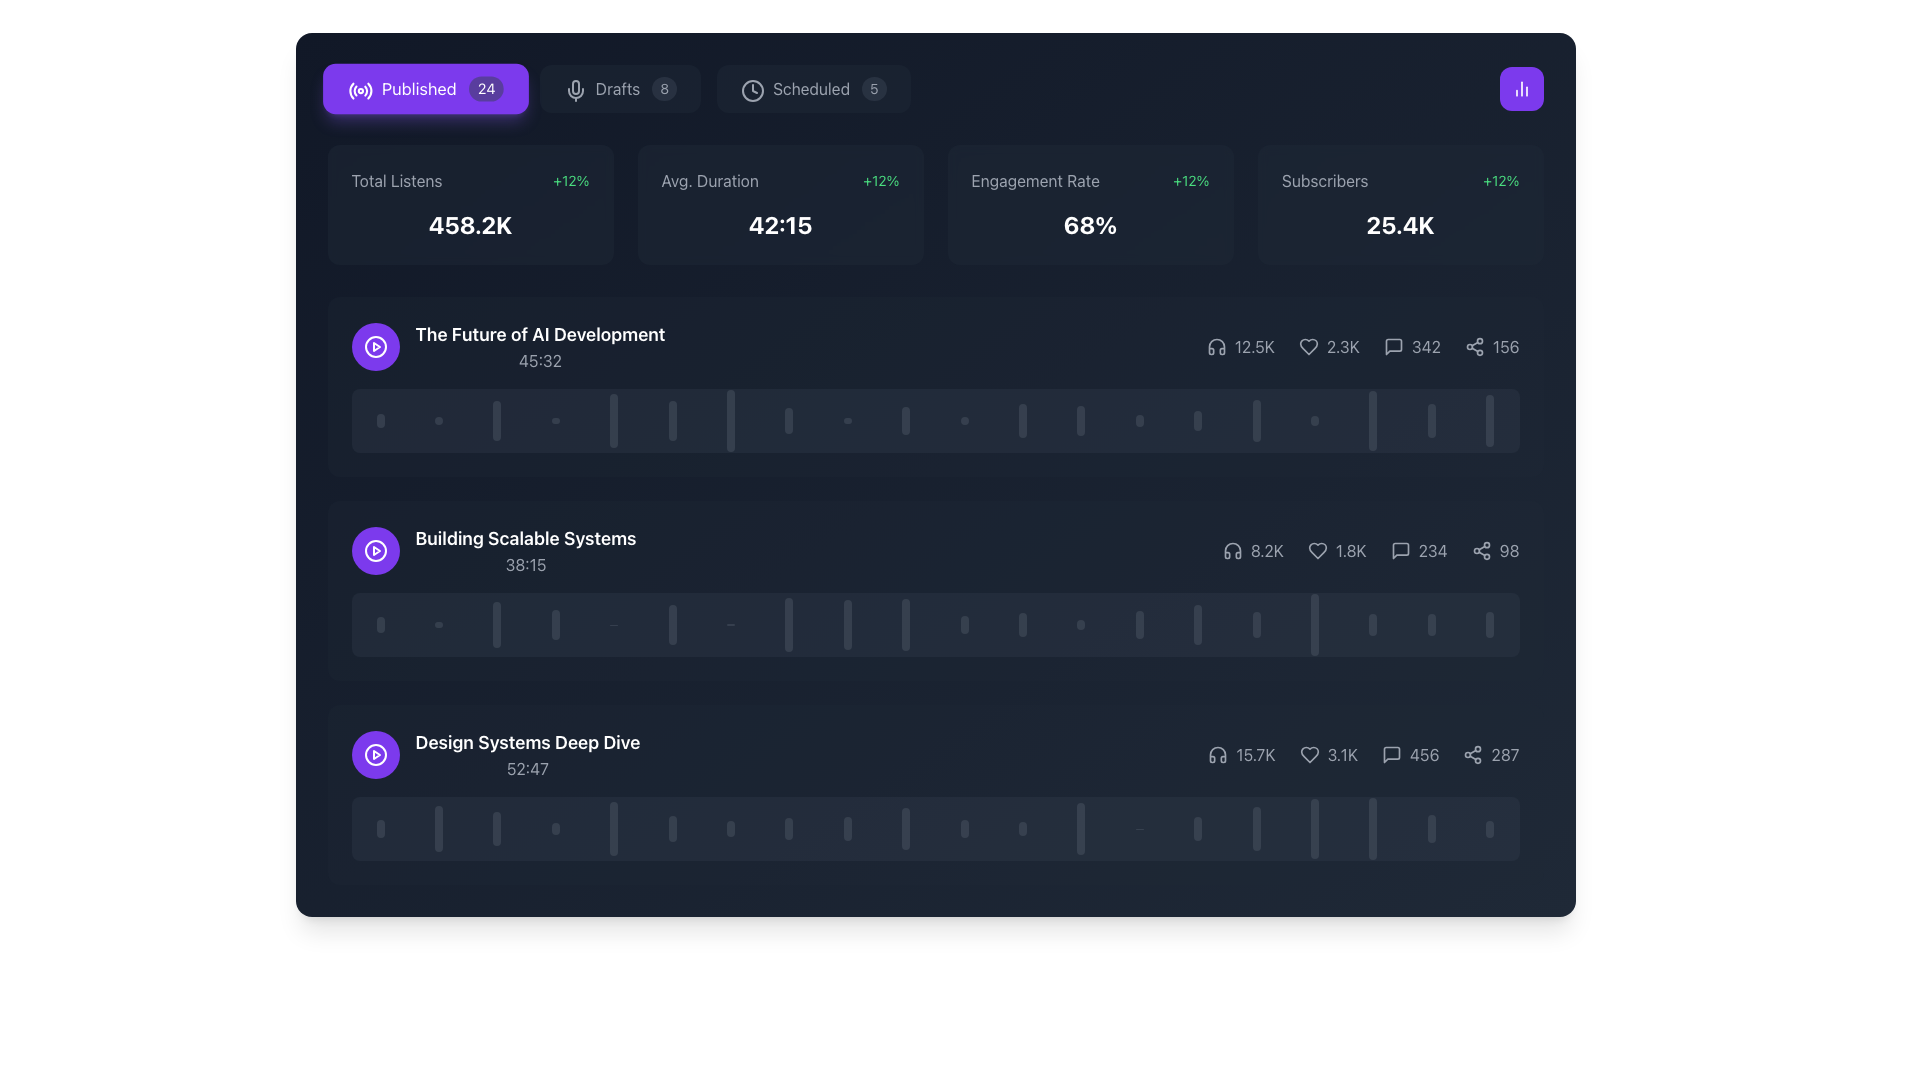 This screenshot has height=1080, width=1920. What do you see at coordinates (1139, 623) in the screenshot?
I see `the 14th vertical bar in the series of chart bars, which is a rounded rectangle with a dark gray fill and 50% opacity, located in the second row of the interface` at bounding box center [1139, 623].